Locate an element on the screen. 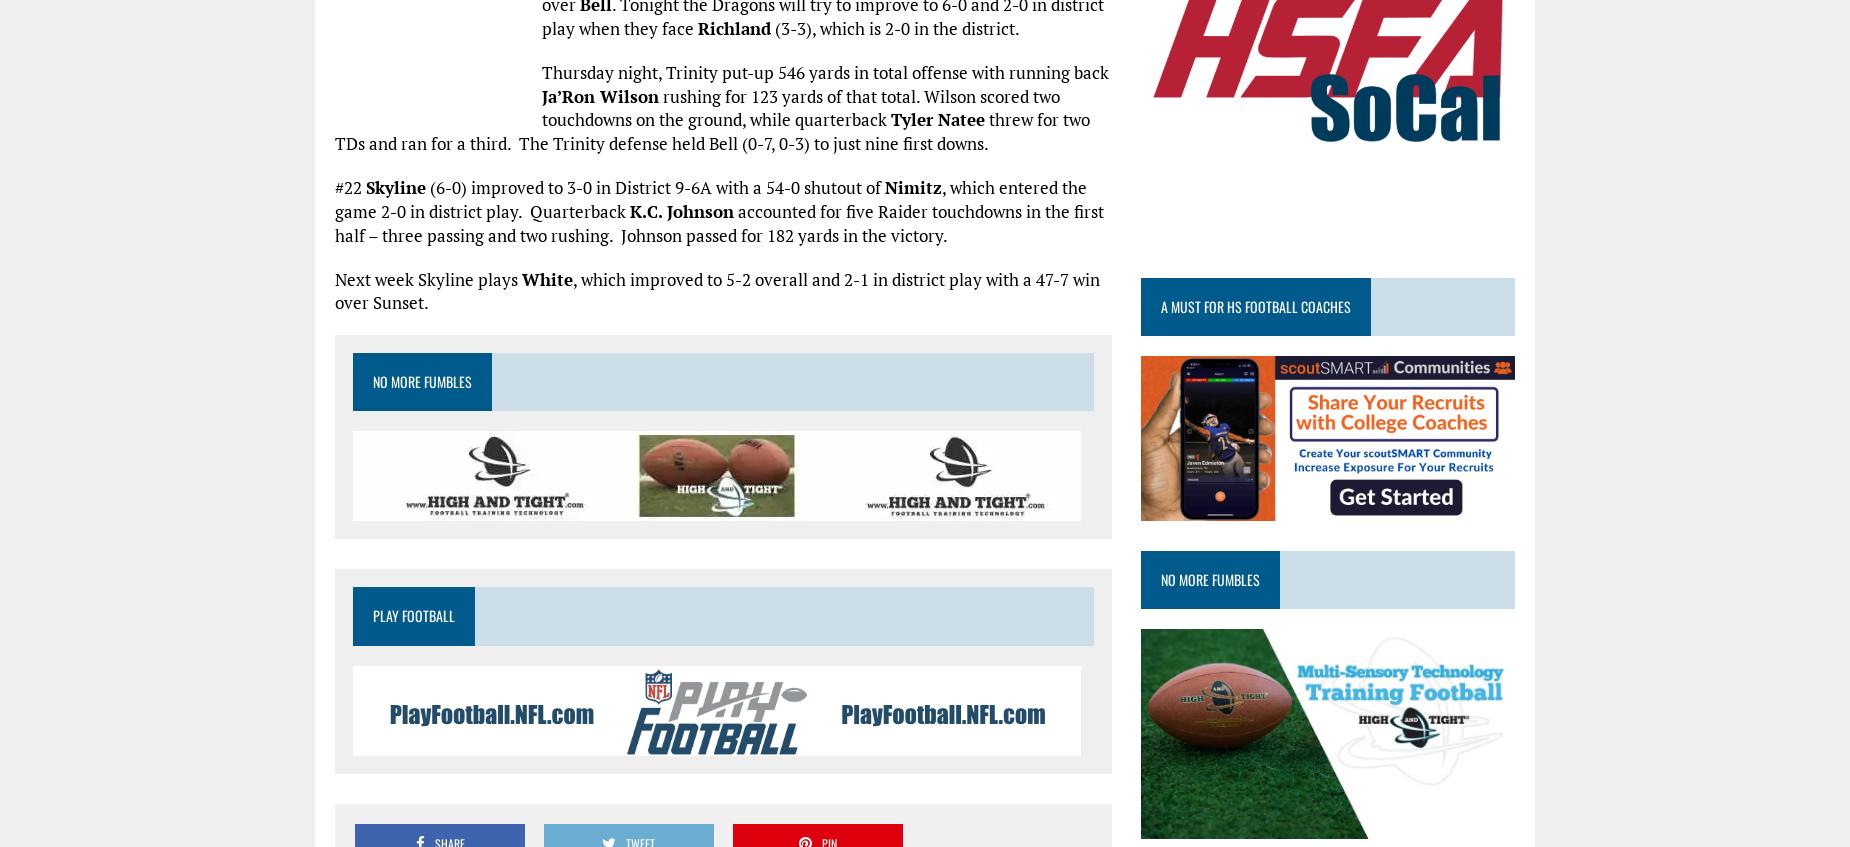  'Play Football' is located at coordinates (413, 614).